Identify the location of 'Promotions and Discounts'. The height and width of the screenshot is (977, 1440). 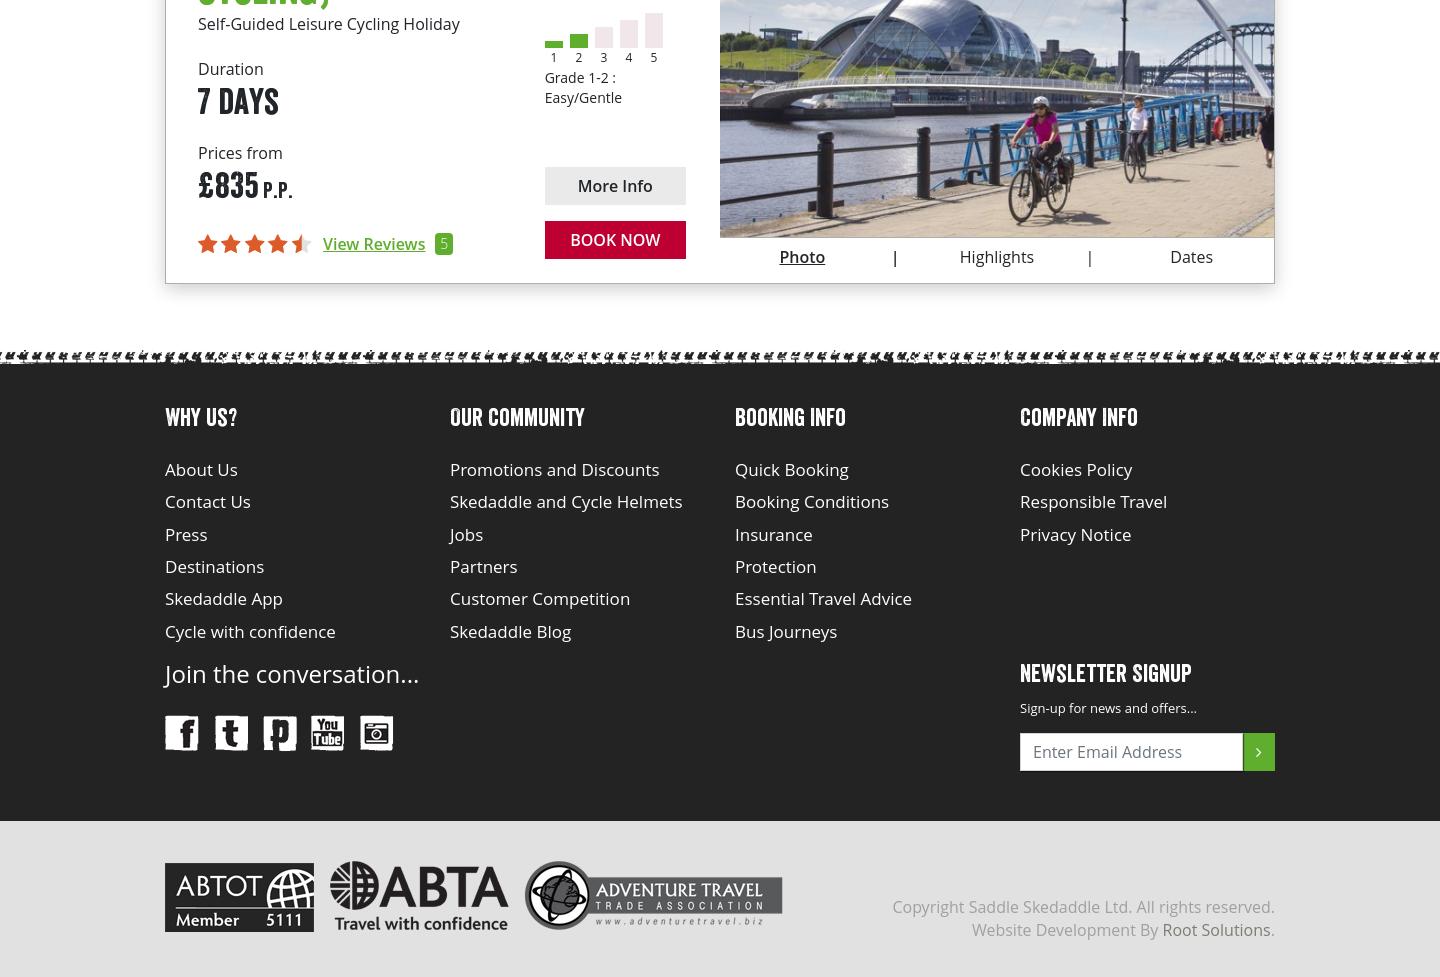
(554, 469).